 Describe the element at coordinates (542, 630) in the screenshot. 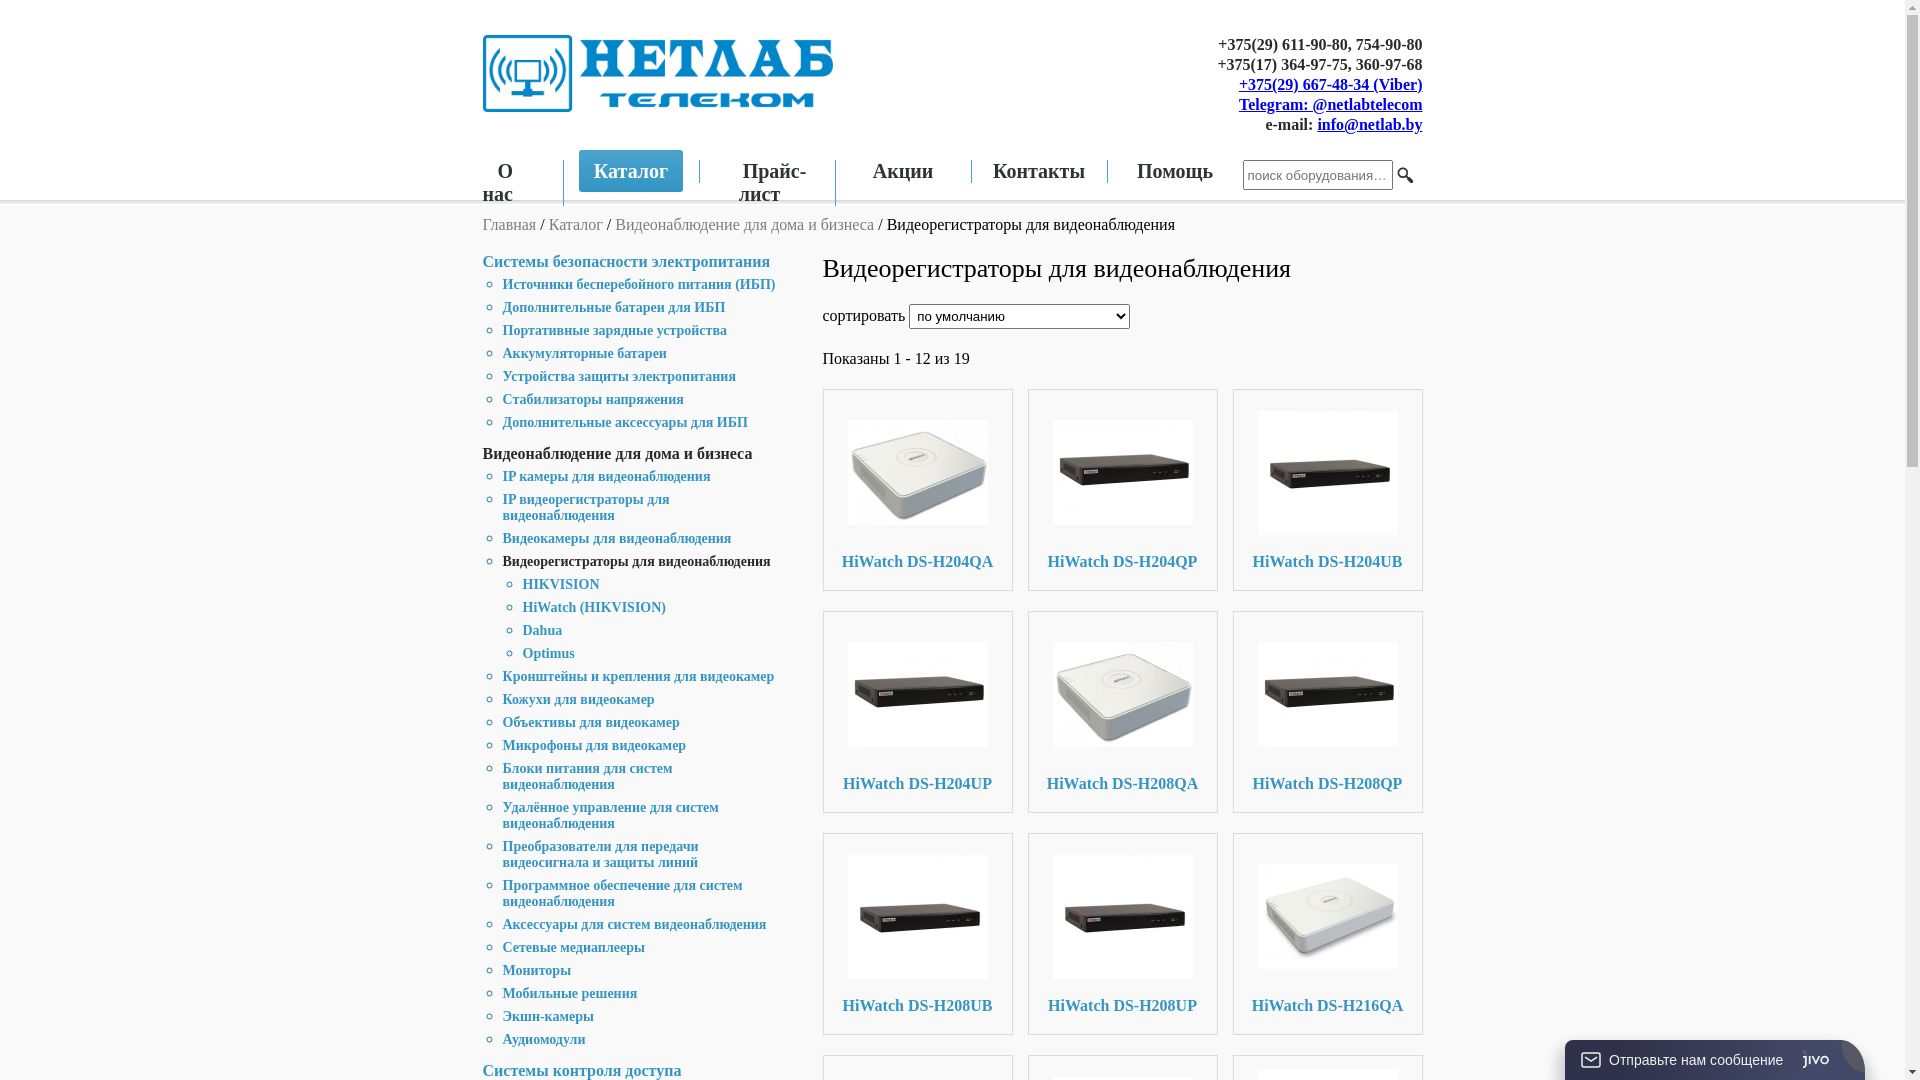

I see `'Dahua'` at that location.